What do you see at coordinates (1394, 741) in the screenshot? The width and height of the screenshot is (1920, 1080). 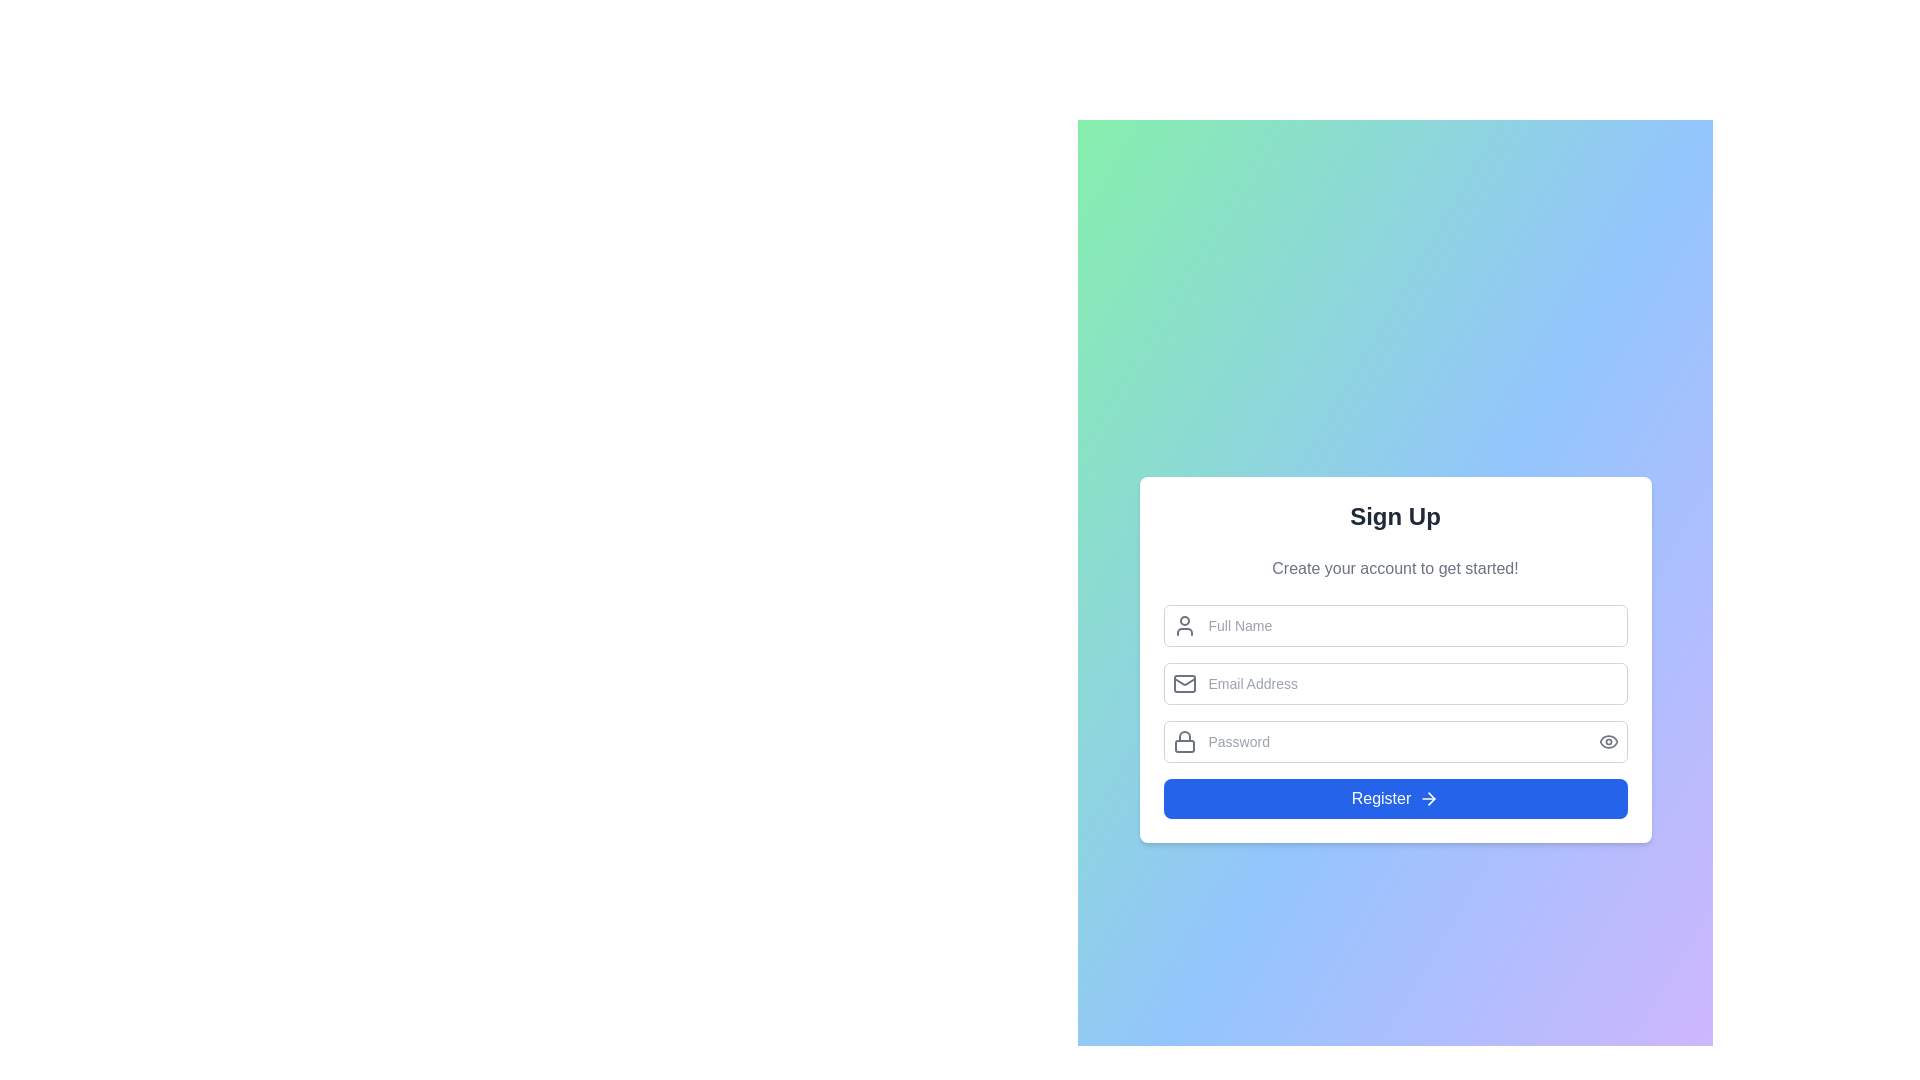 I see `the Password input field with visibility toggle button` at bounding box center [1394, 741].